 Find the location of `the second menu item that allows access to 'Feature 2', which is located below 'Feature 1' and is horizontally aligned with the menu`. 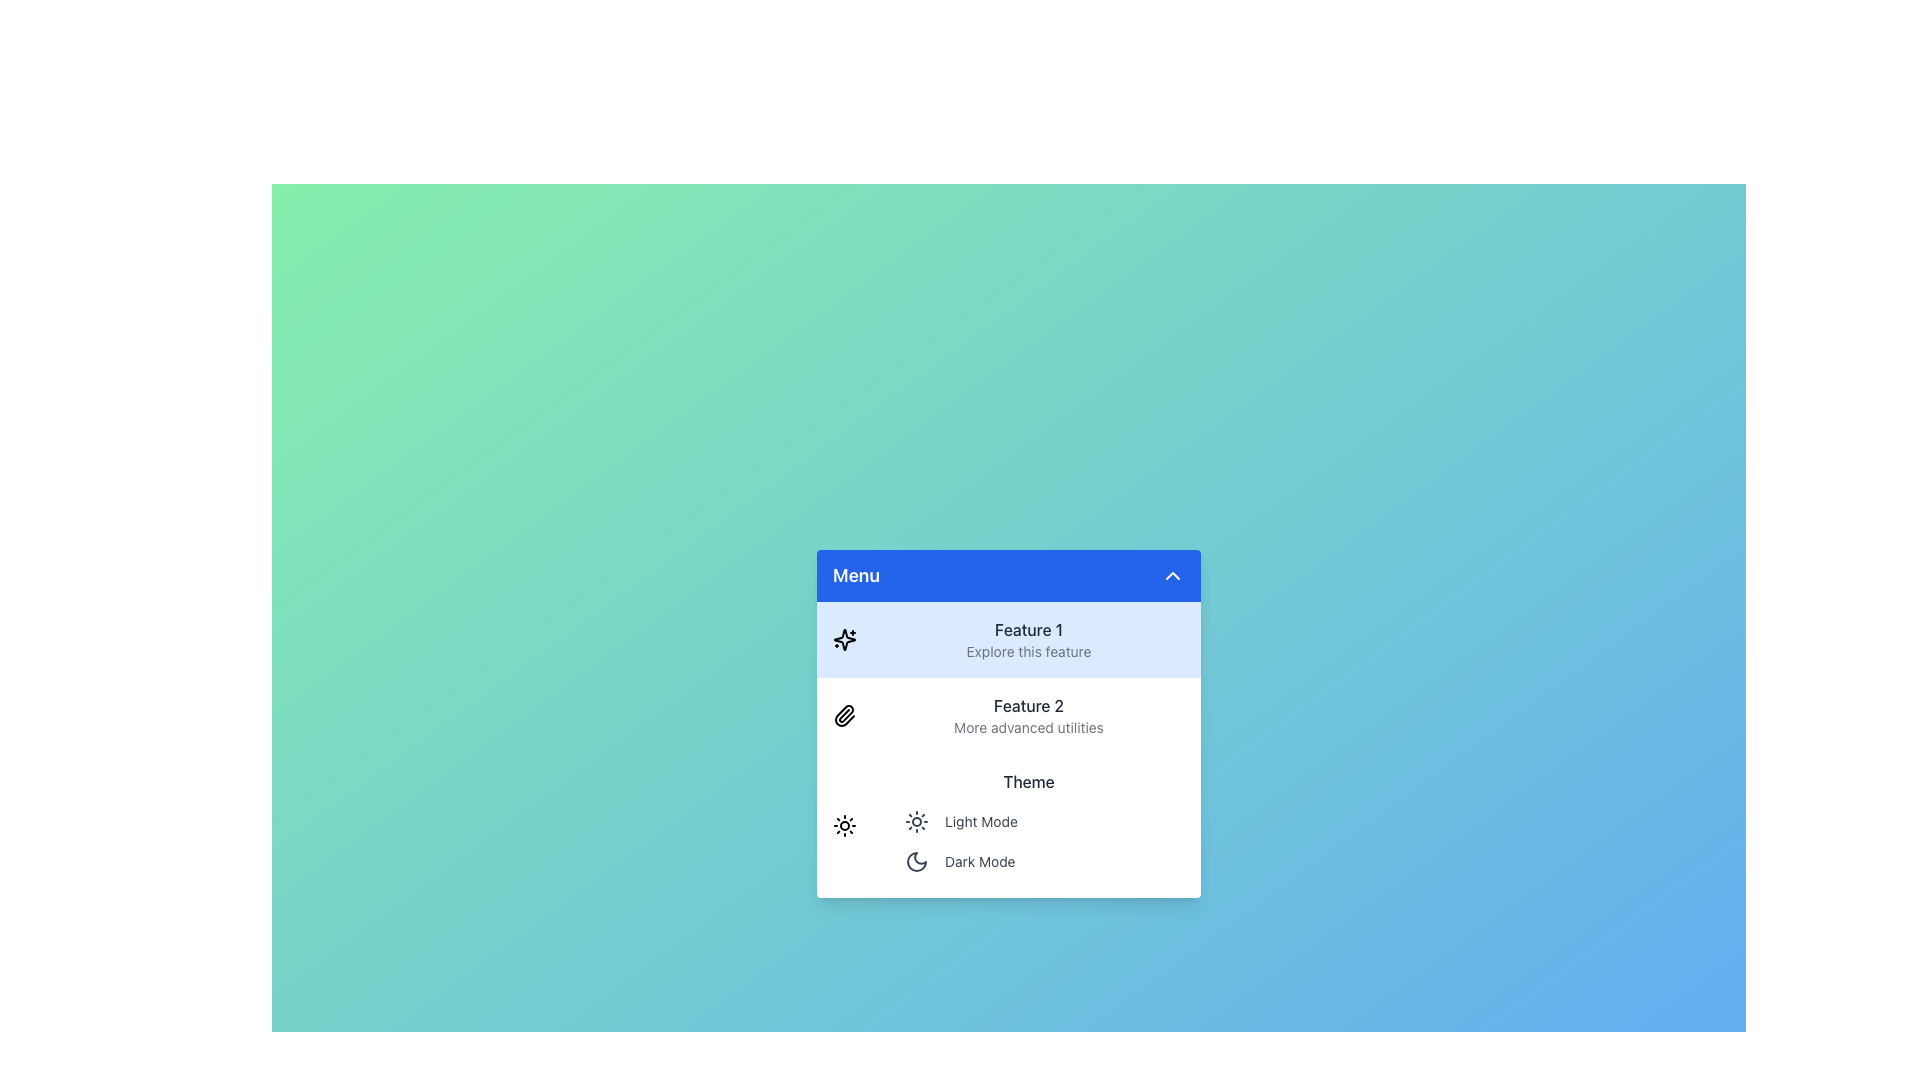

the second menu item that allows access to 'Feature 2', which is located below 'Feature 1' and is horizontally aligned with the menu is located at coordinates (1028, 715).